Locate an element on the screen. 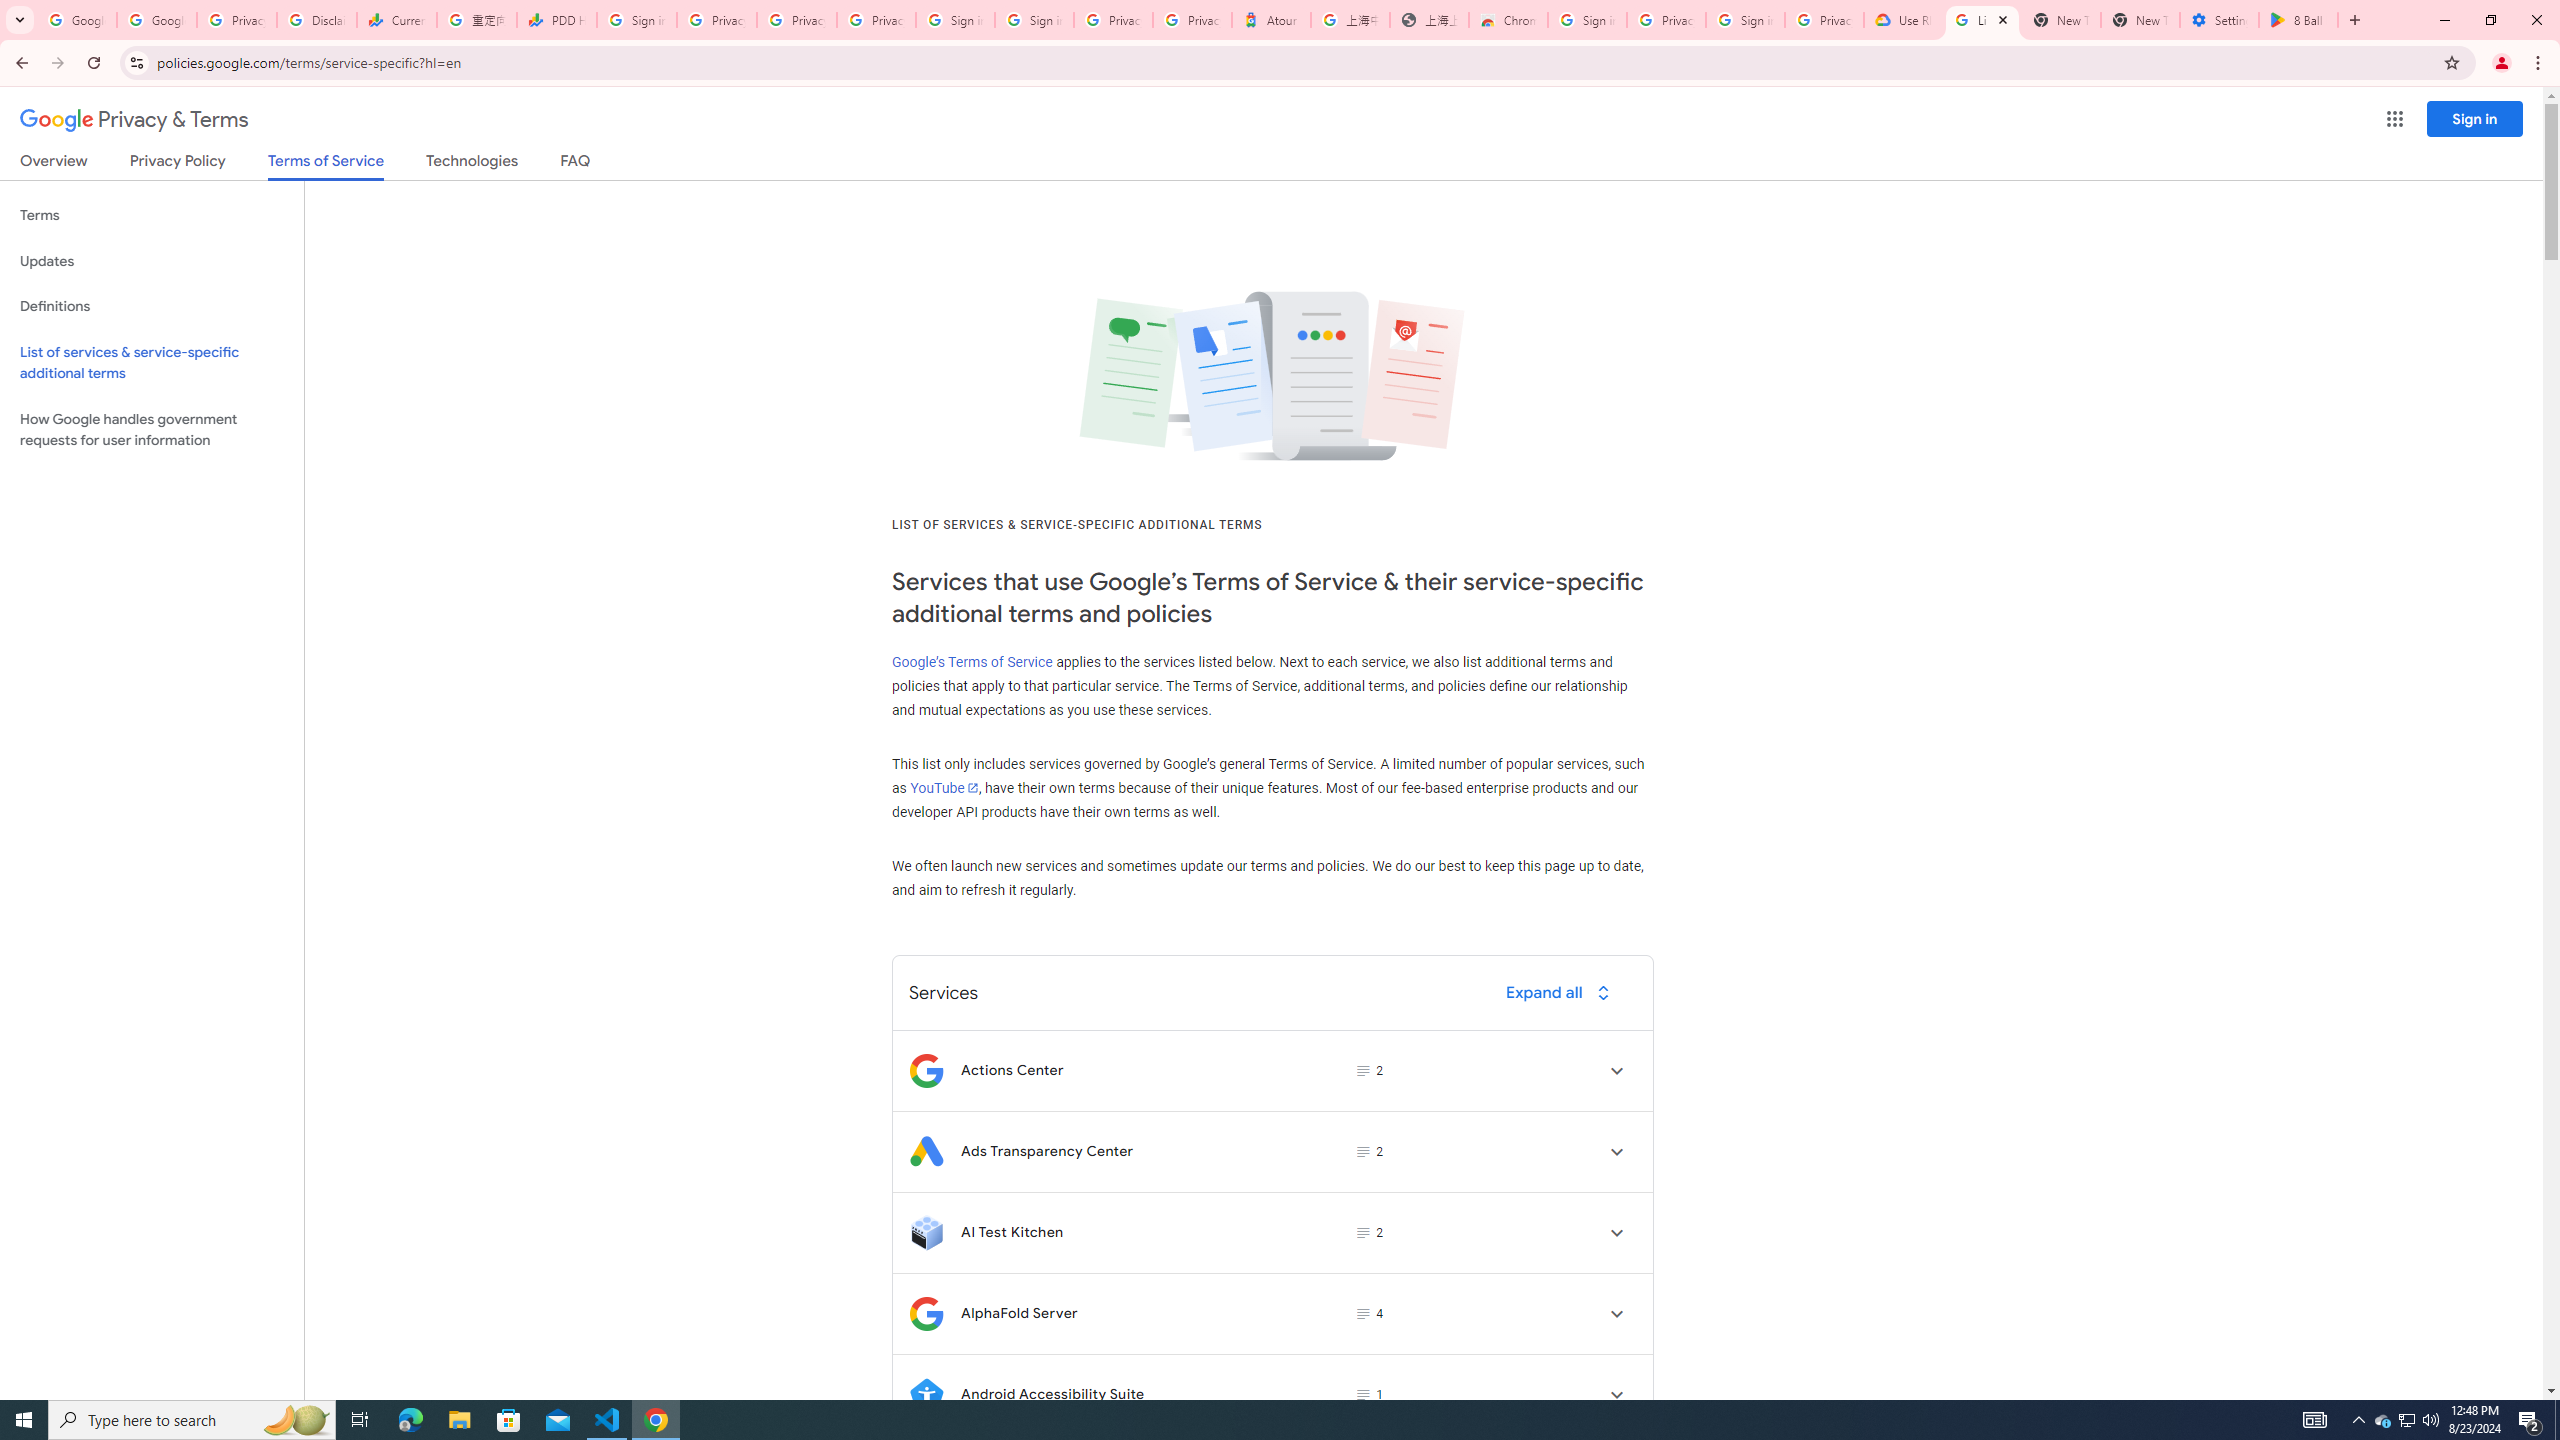 The height and width of the screenshot is (1440, 2560). 'Definitions' is located at coordinates (151, 306).